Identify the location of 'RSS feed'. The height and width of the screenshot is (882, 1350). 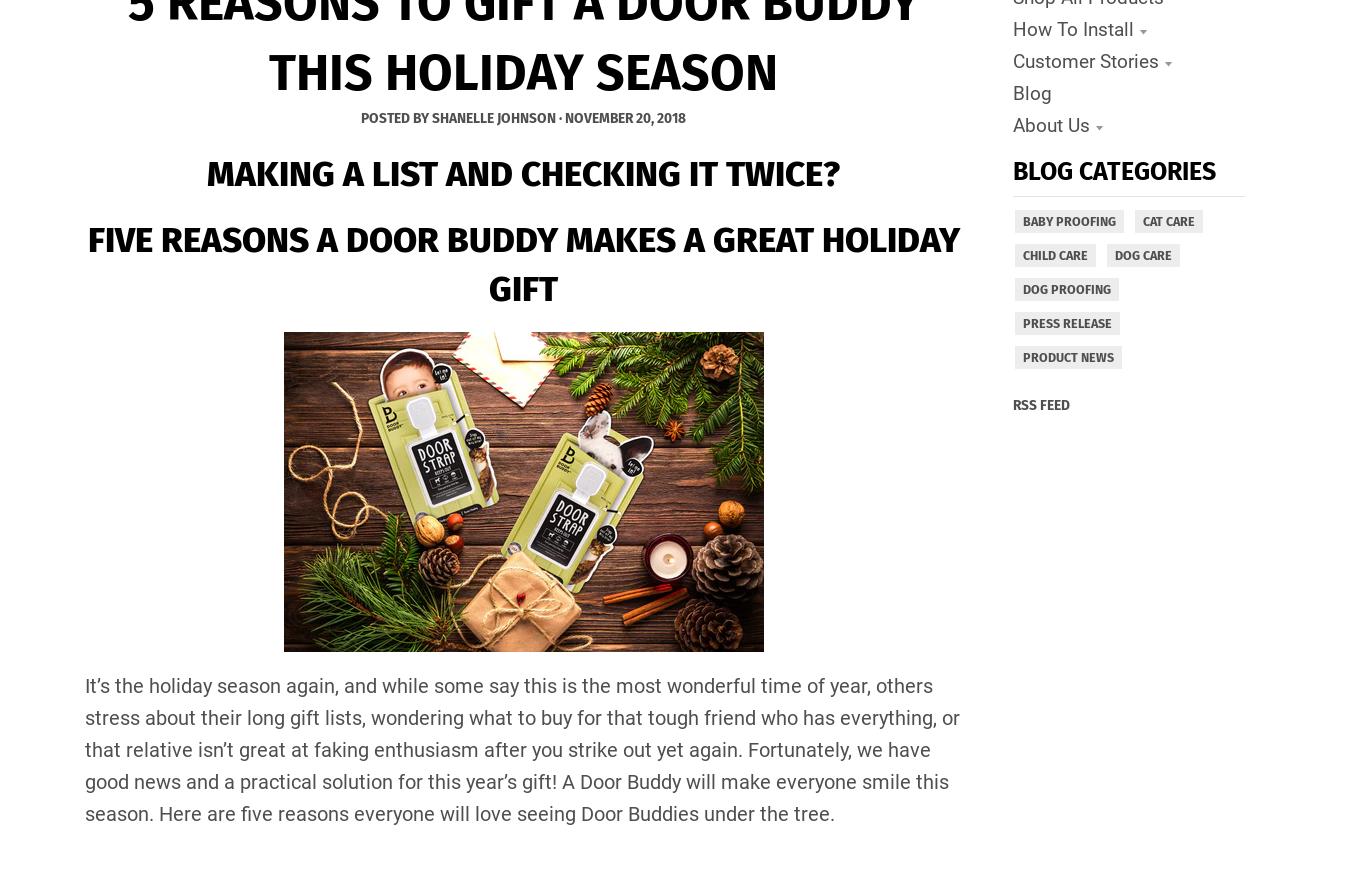
(1040, 404).